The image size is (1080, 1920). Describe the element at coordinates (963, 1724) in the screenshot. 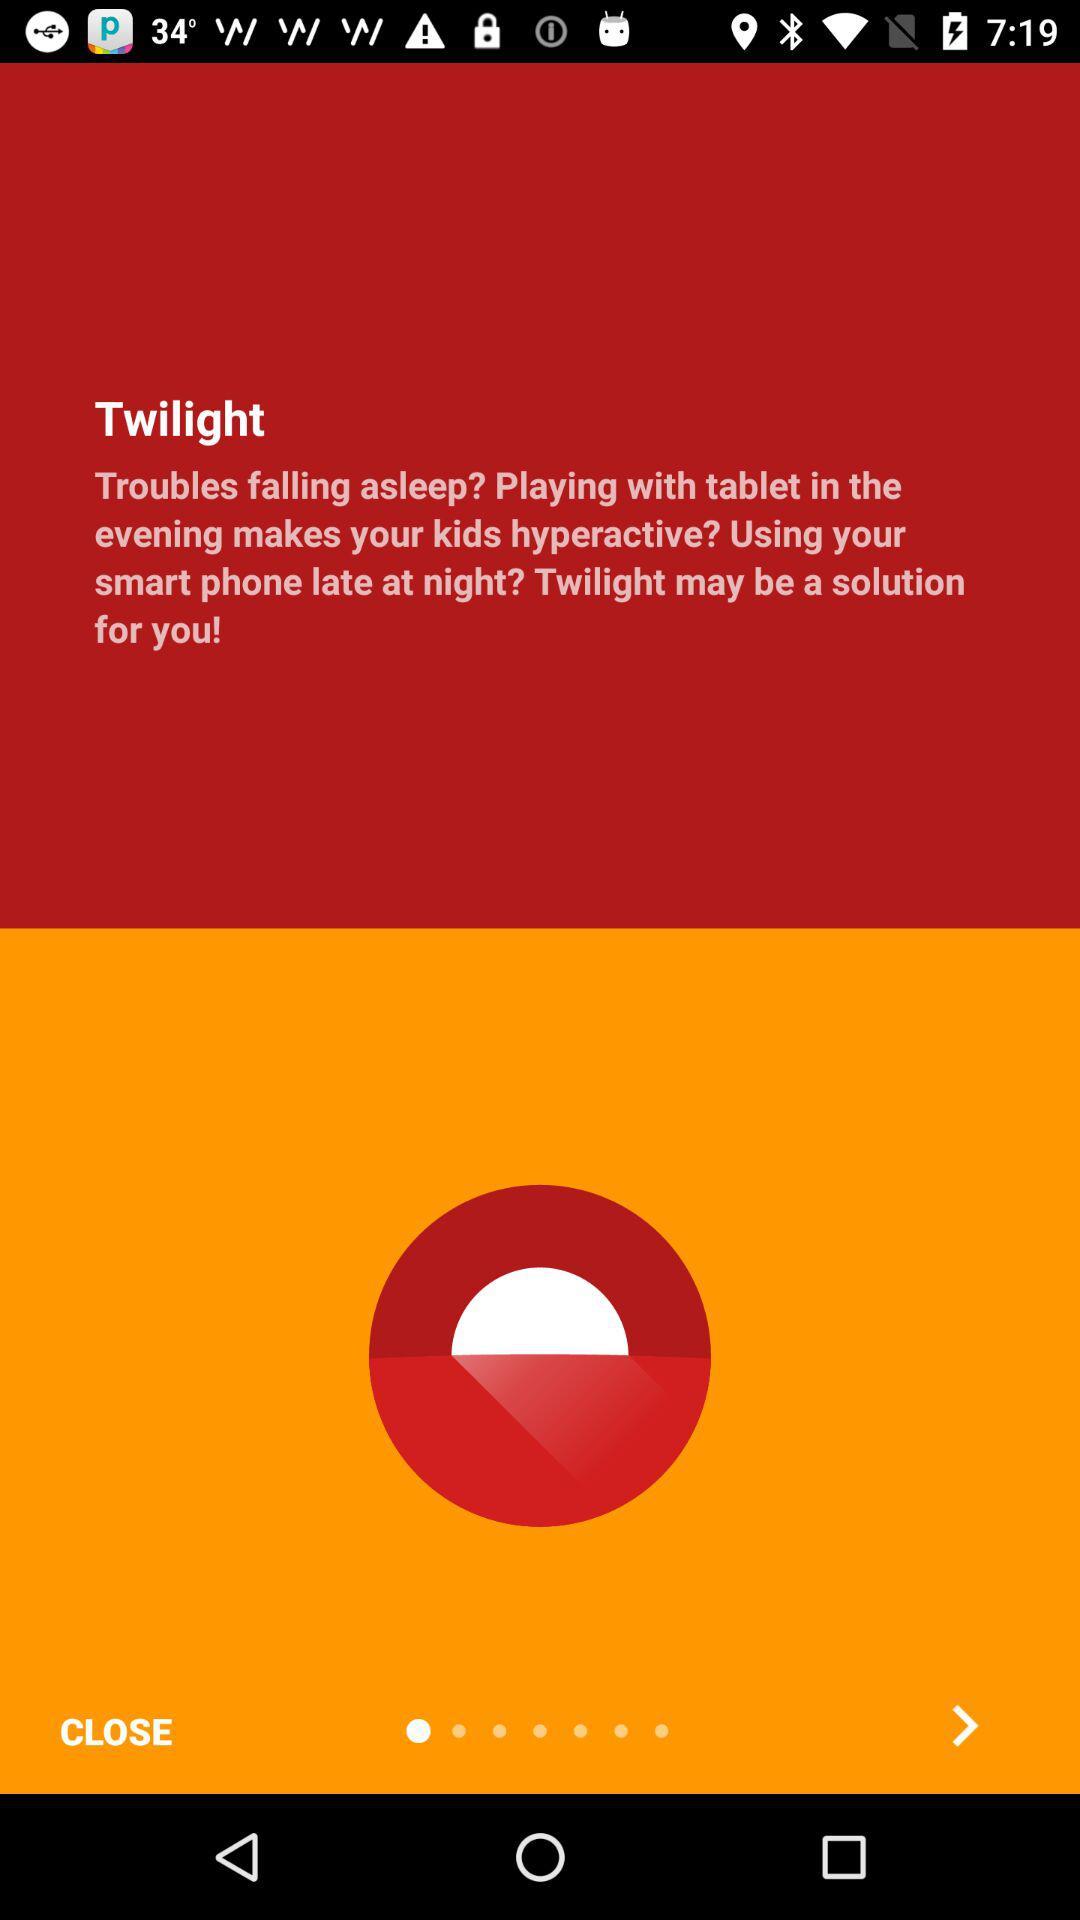

I see `item at the bottom right corner` at that location.